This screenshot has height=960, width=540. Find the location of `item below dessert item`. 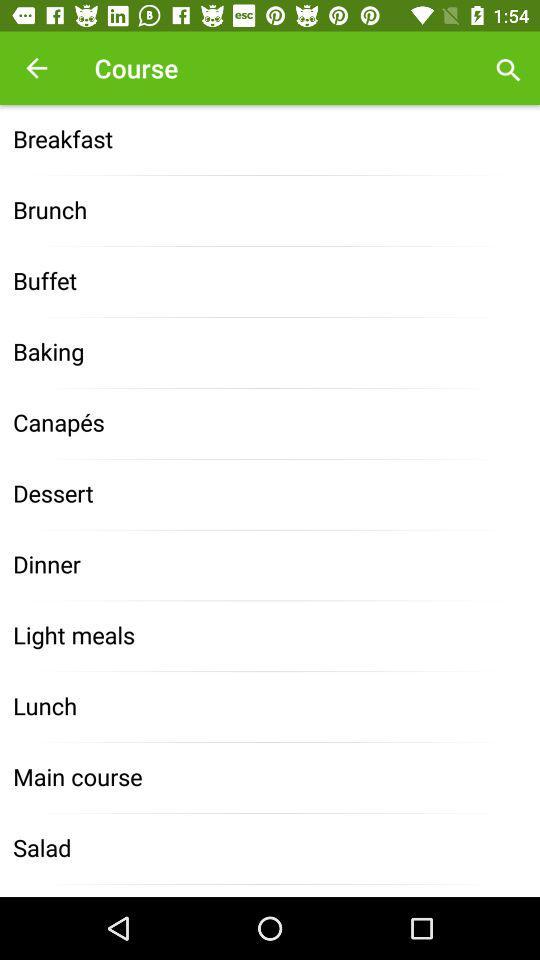

item below dessert item is located at coordinates (270, 565).